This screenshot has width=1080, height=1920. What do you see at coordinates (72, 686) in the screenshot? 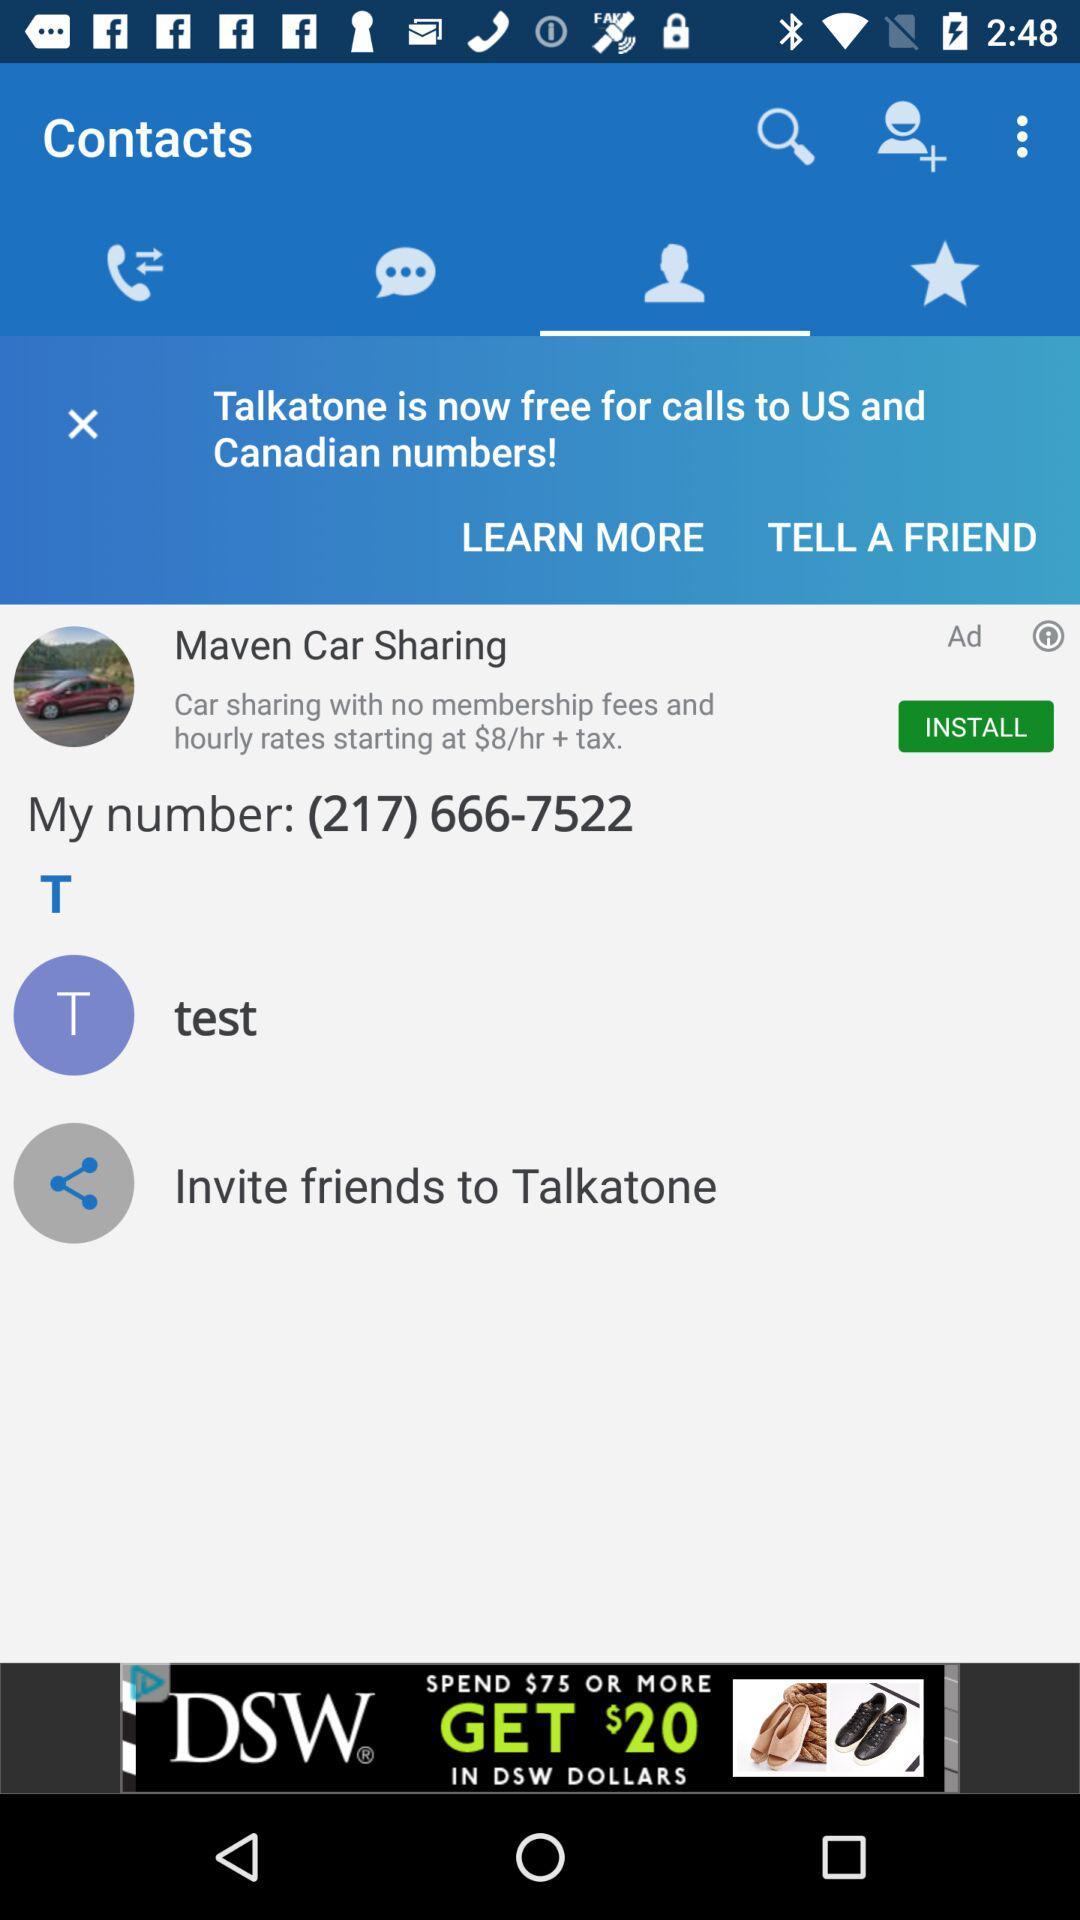
I see `car to add` at bounding box center [72, 686].